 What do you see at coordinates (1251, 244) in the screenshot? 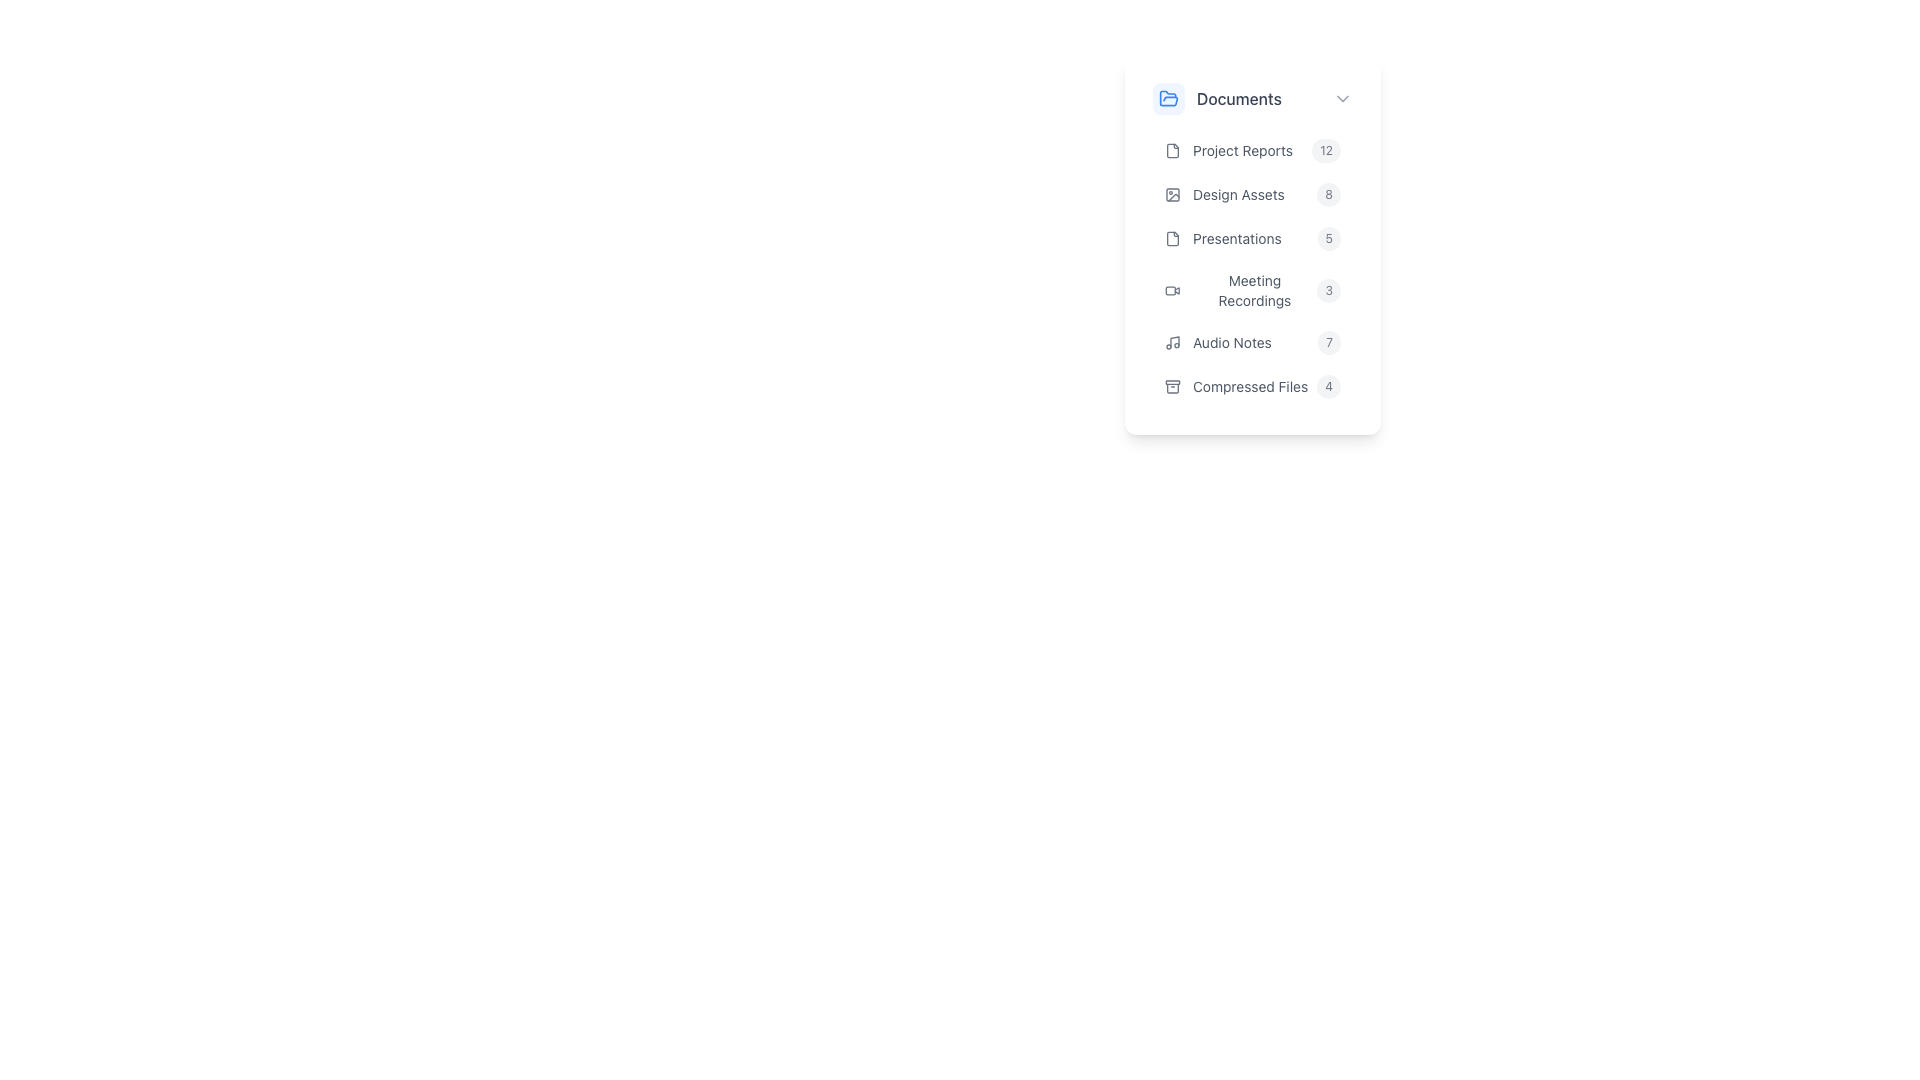
I see `the 'Presentations' navigation item` at bounding box center [1251, 244].